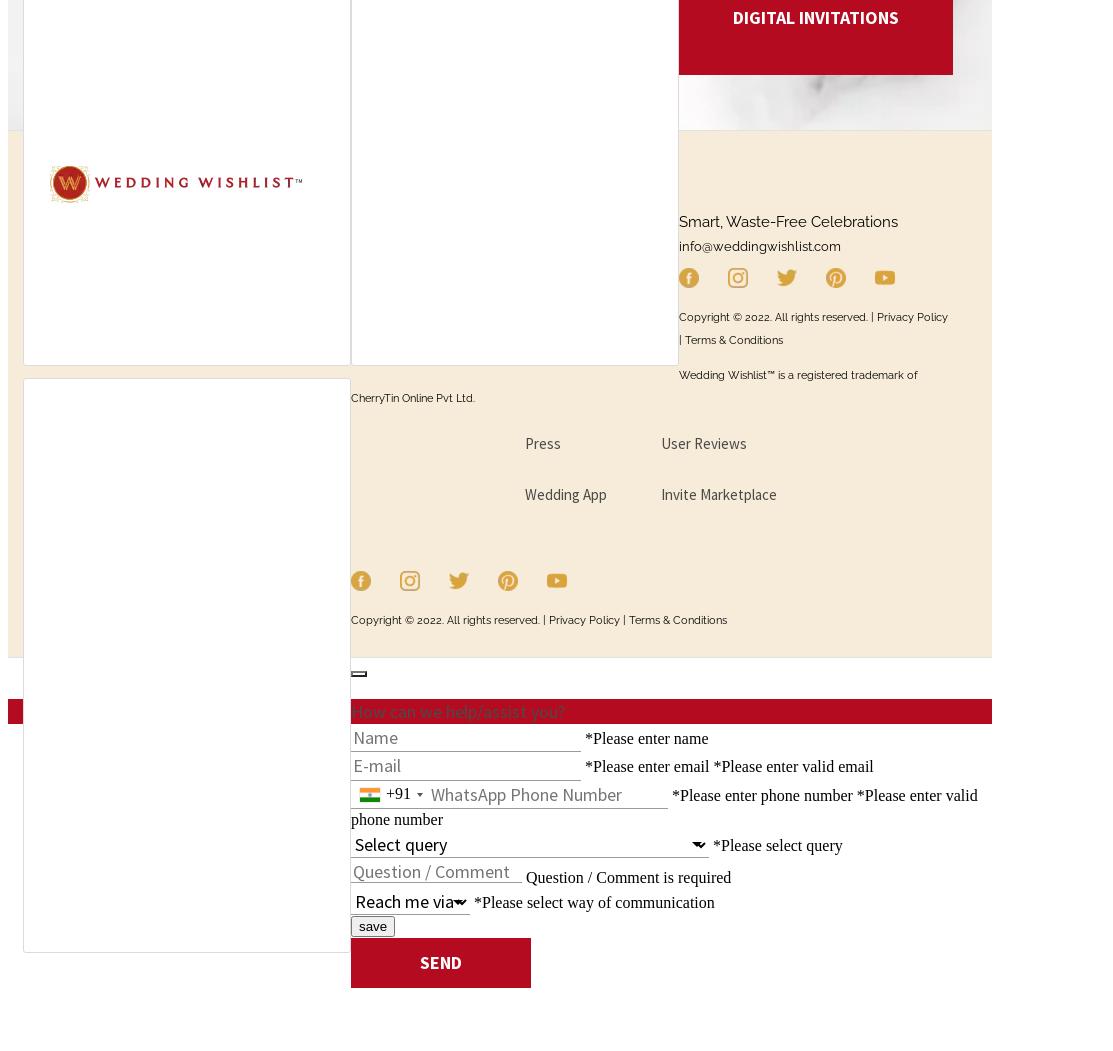  What do you see at coordinates (672, 793) in the screenshot?
I see `'*Please enter phone number'` at bounding box center [672, 793].